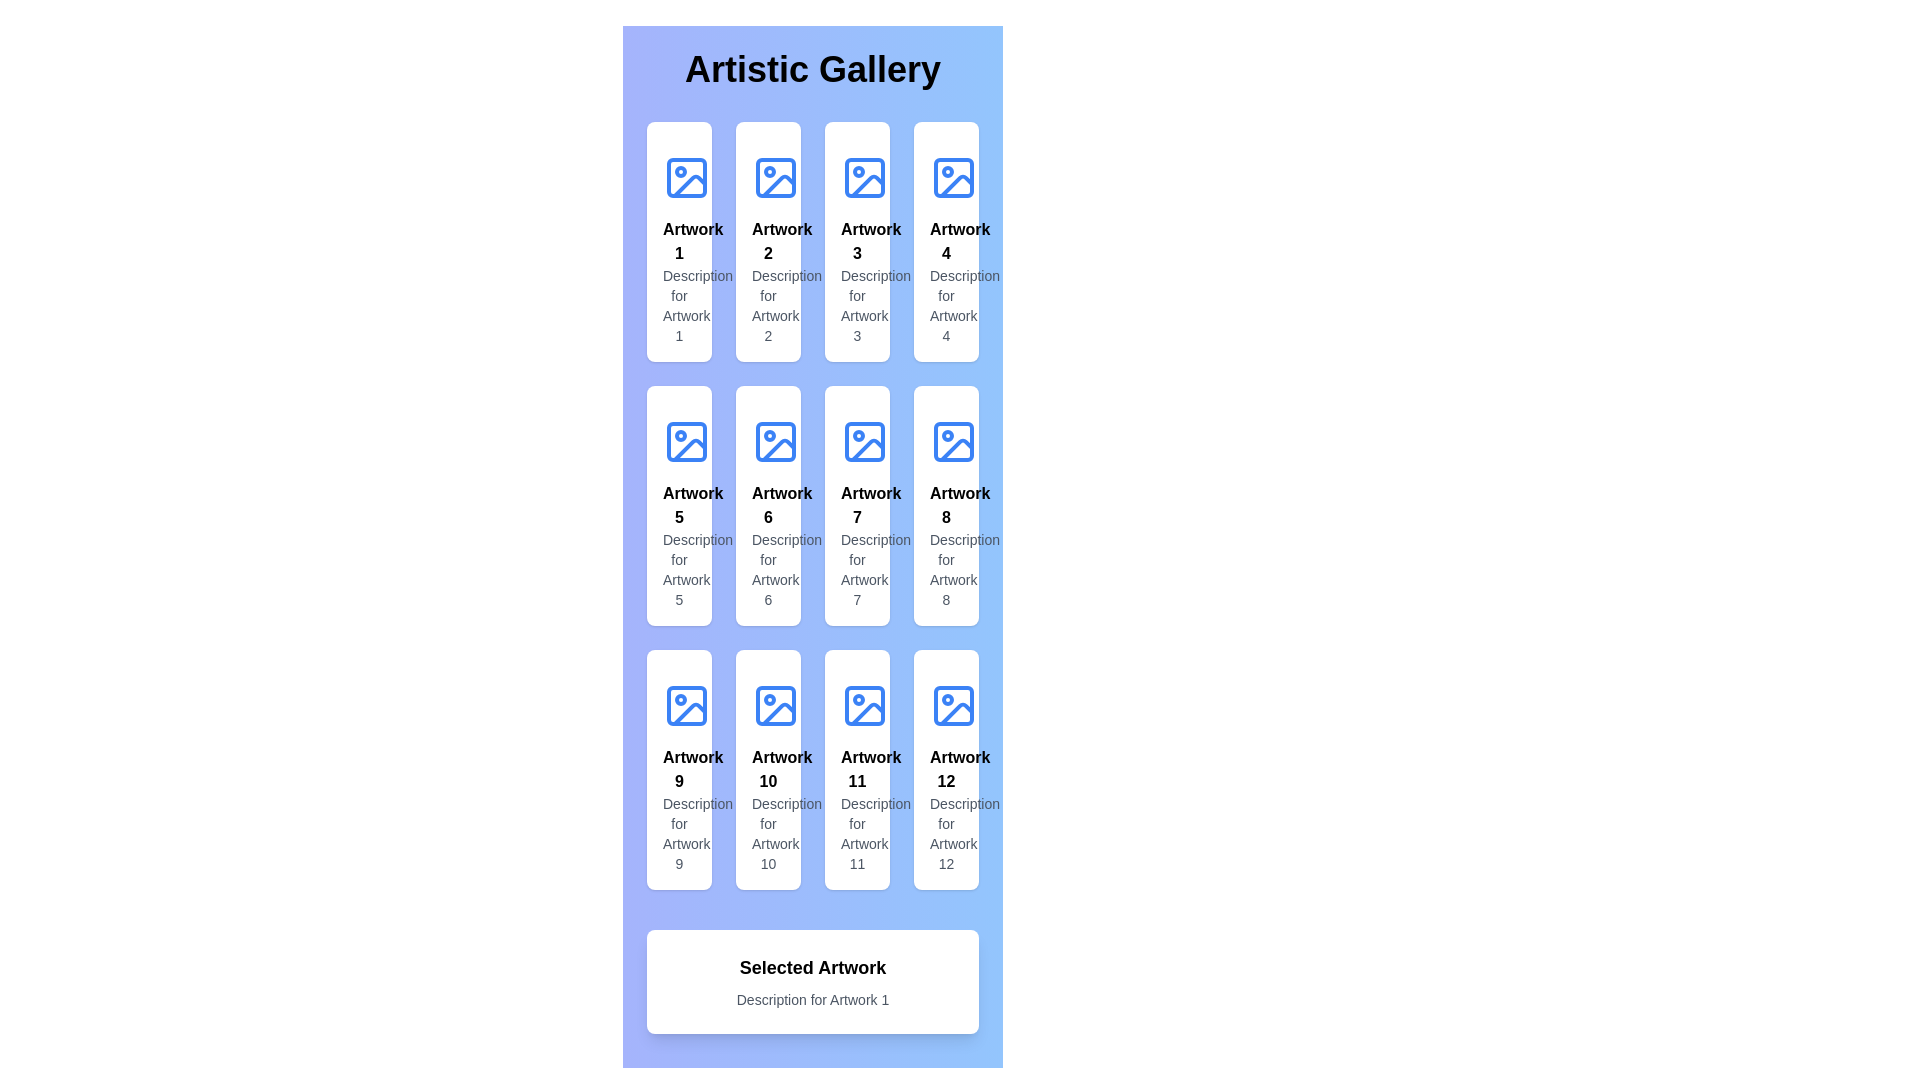  What do you see at coordinates (864, 176) in the screenshot?
I see `the blue-bordered image placeholder icon with a mountain and sun design located at the top center of the 'Artwork 3' card in the gallery layout` at bounding box center [864, 176].